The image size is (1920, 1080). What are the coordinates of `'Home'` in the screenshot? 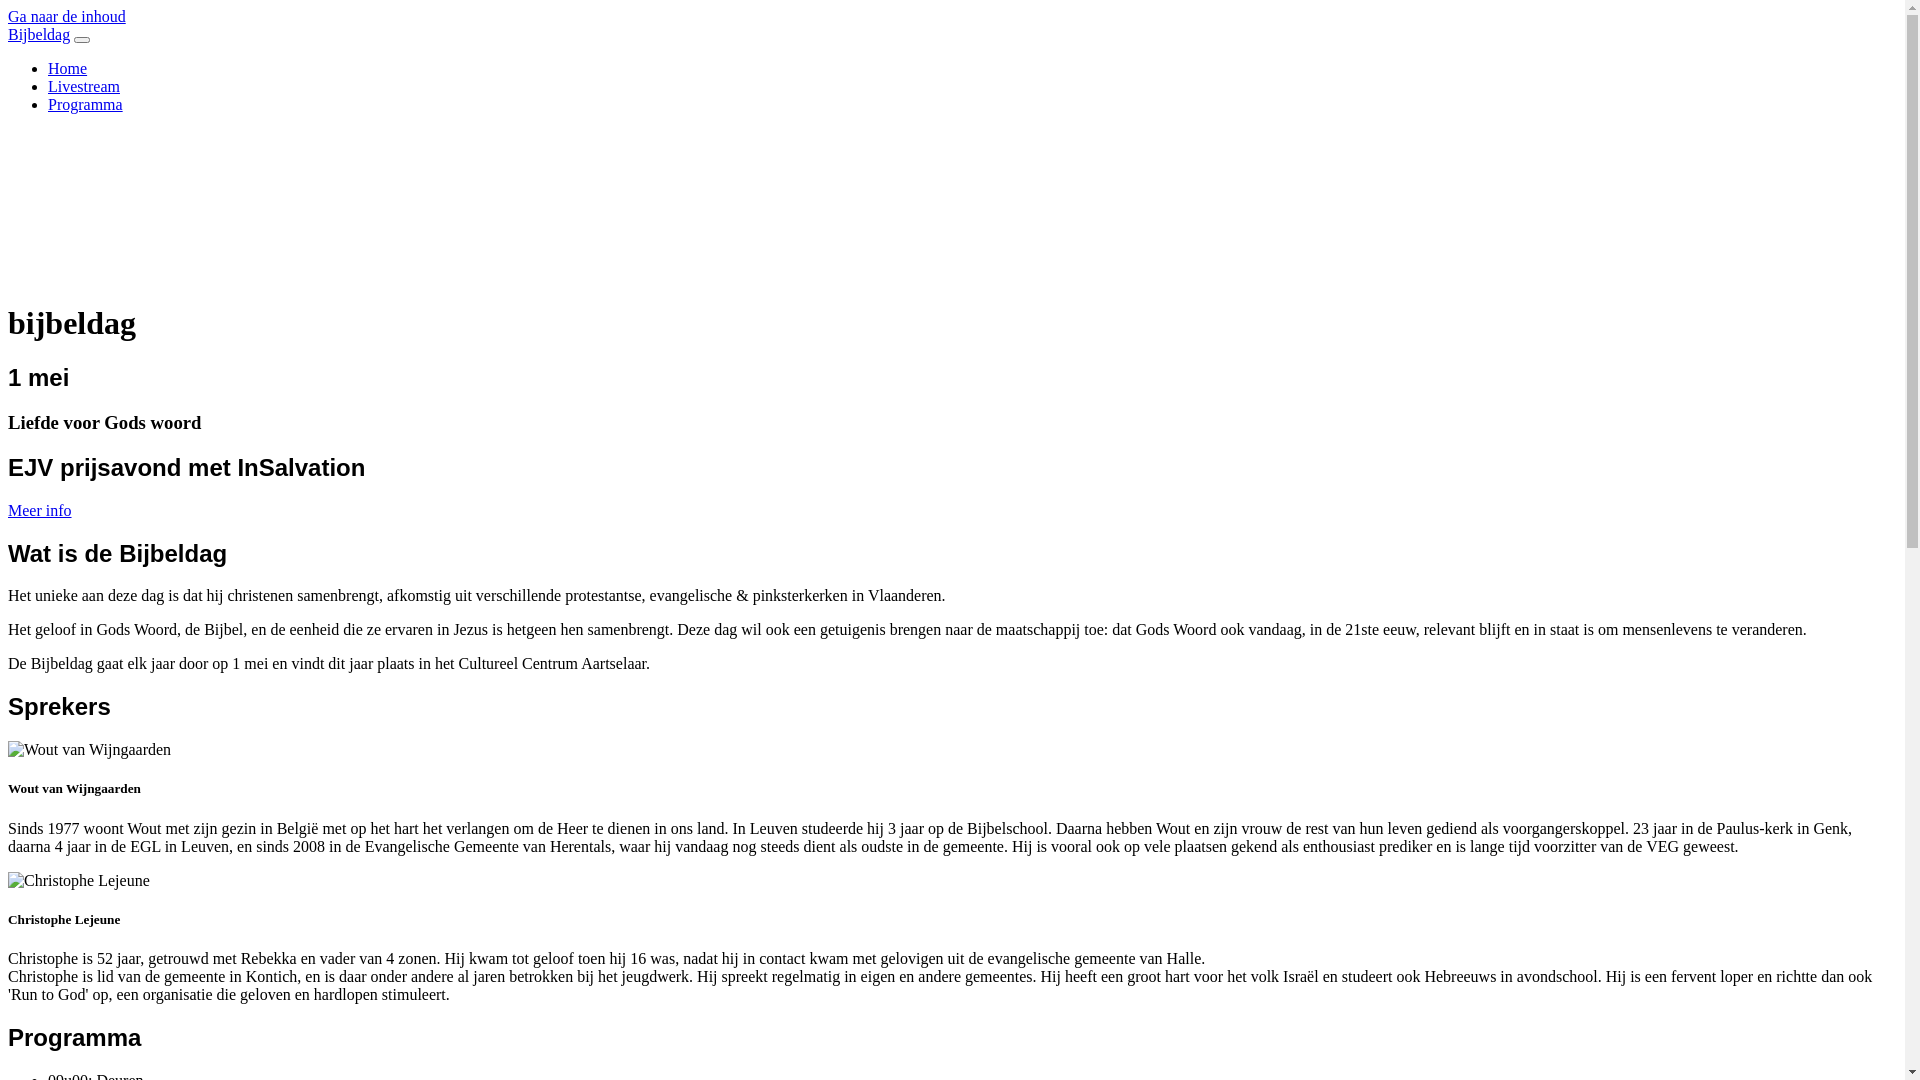 It's located at (67, 67).